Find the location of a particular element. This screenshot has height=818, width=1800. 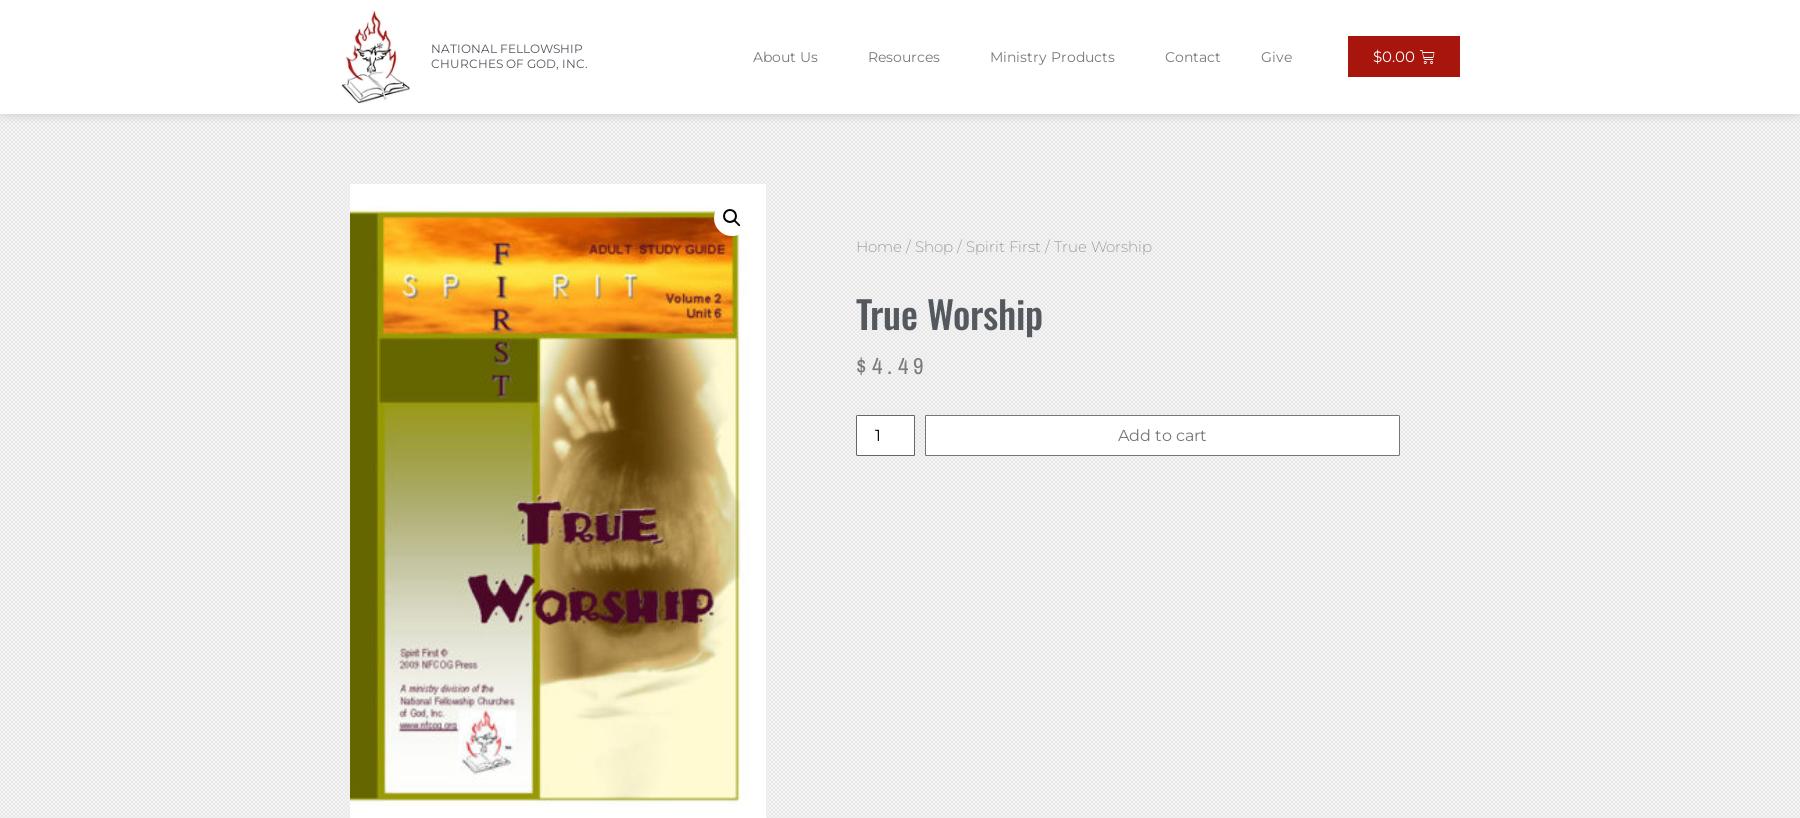

'True Worship' is located at coordinates (856, 311).